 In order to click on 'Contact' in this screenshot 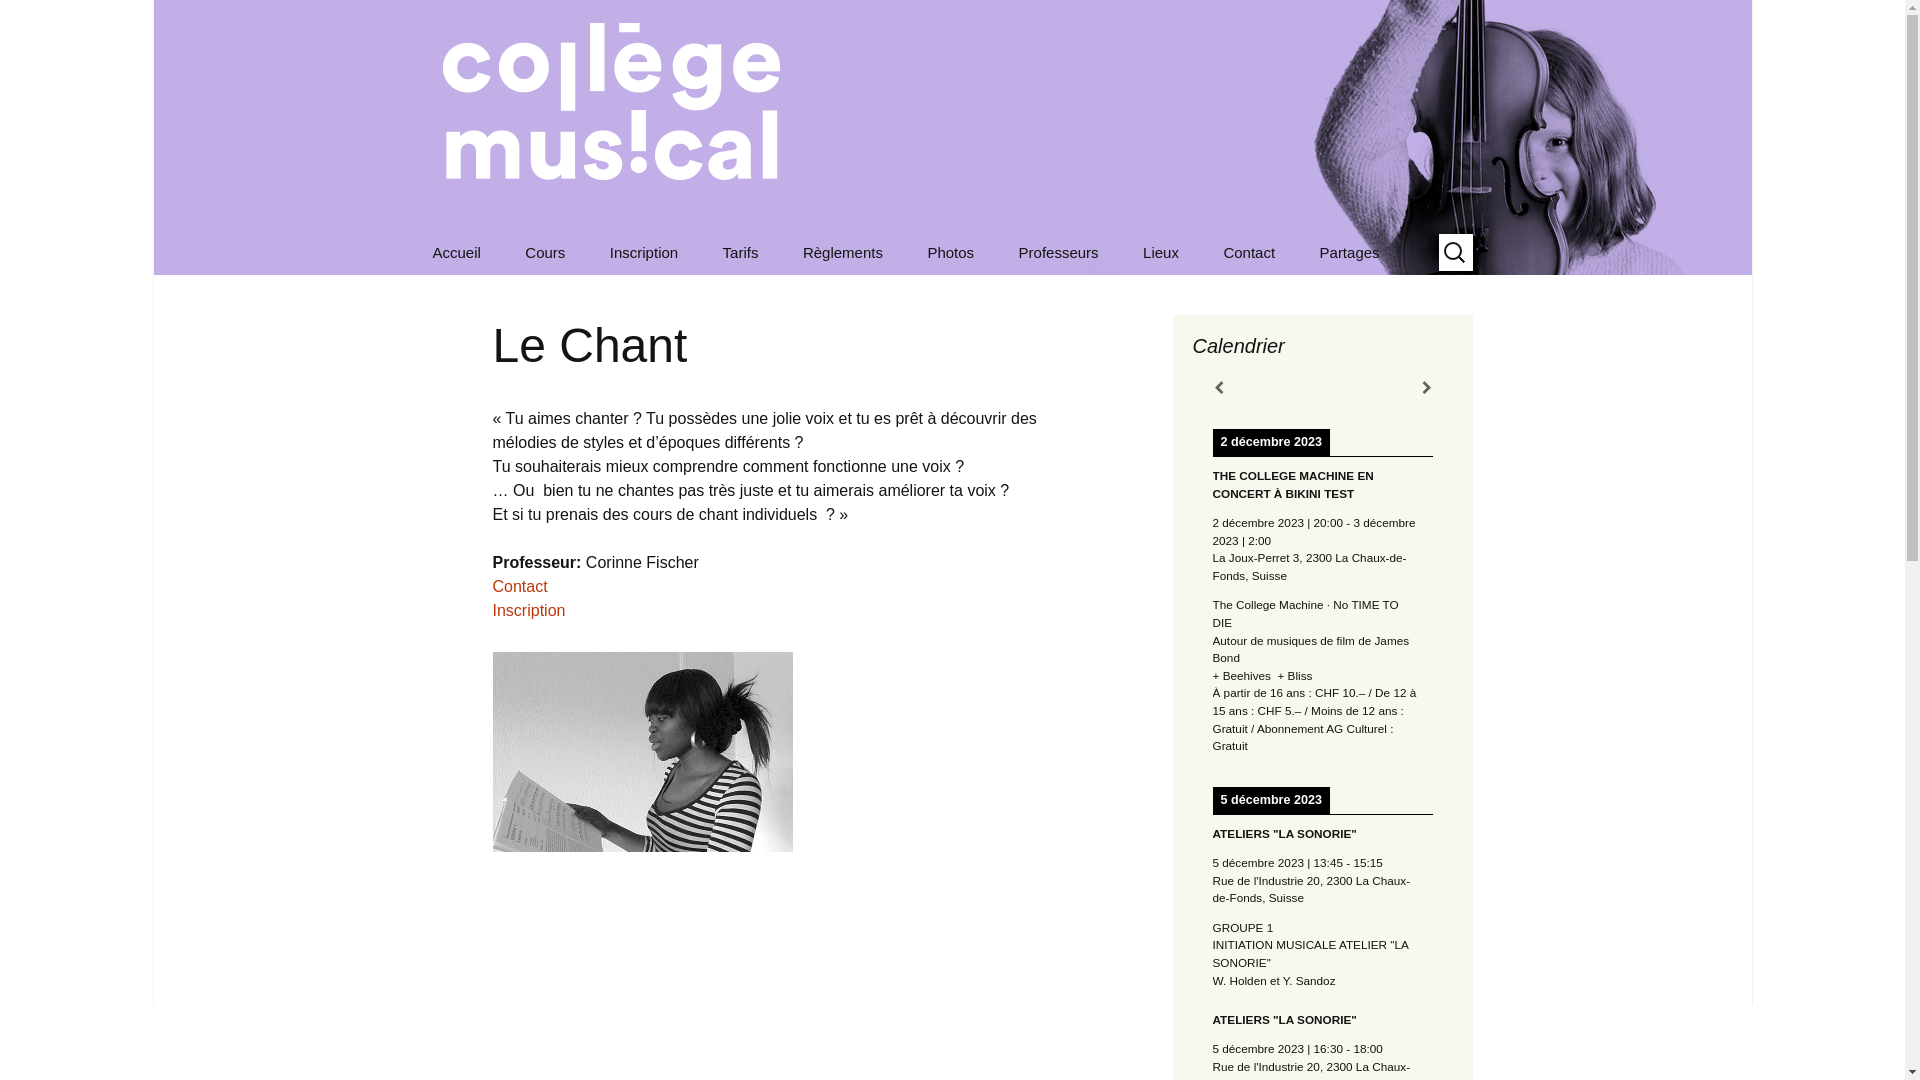, I will do `click(519, 585)`.